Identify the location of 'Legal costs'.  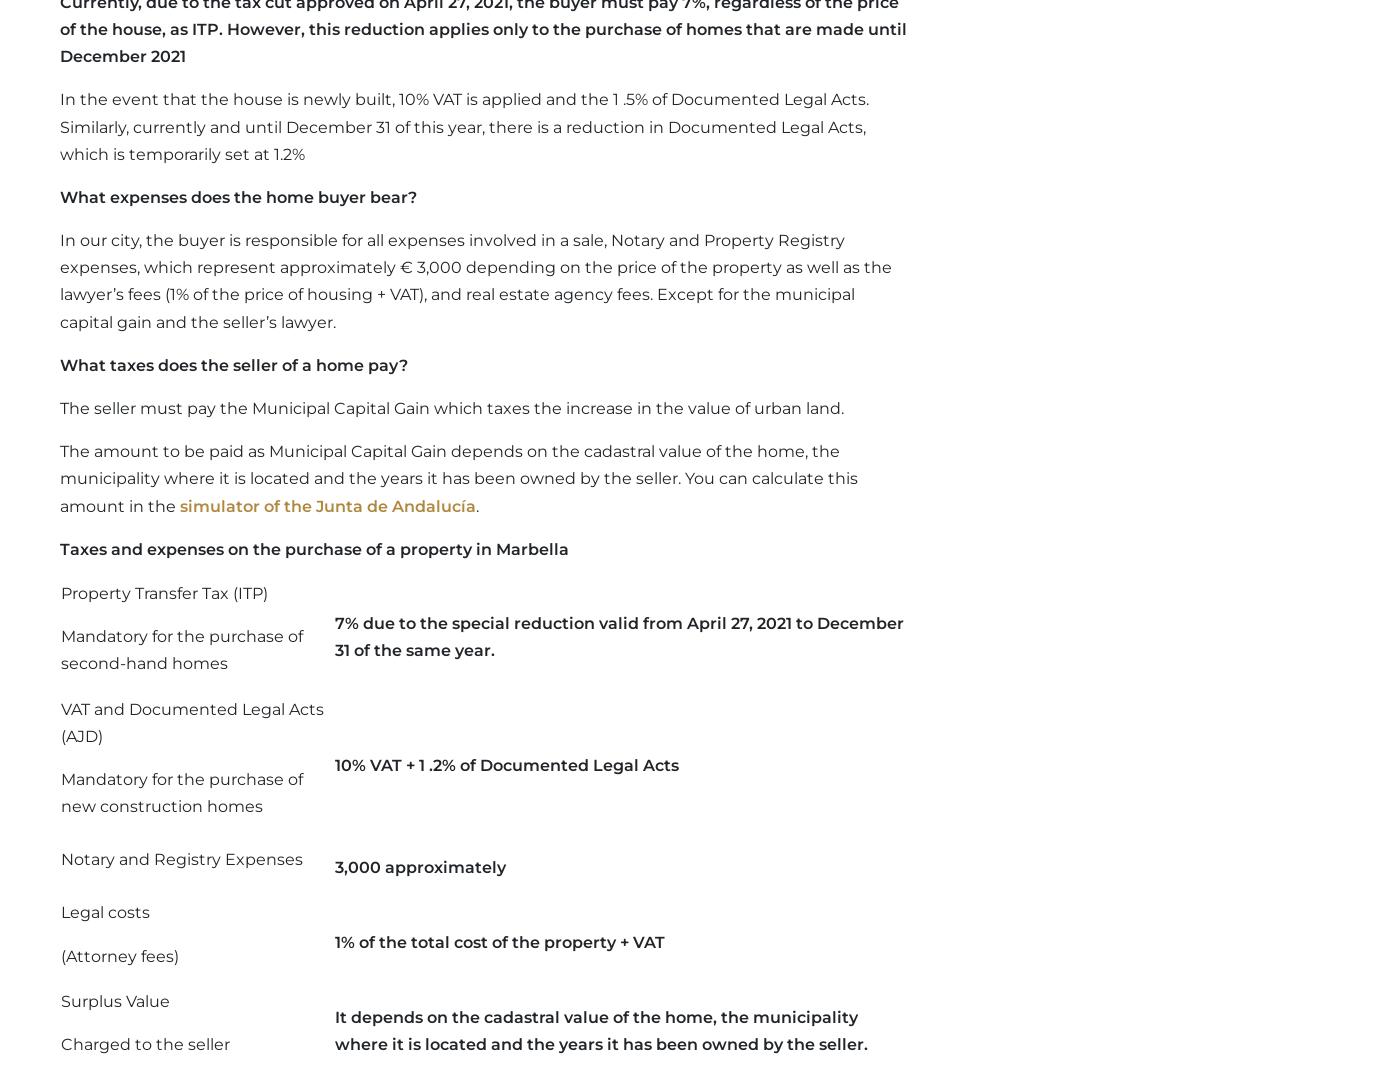
(105, 912).